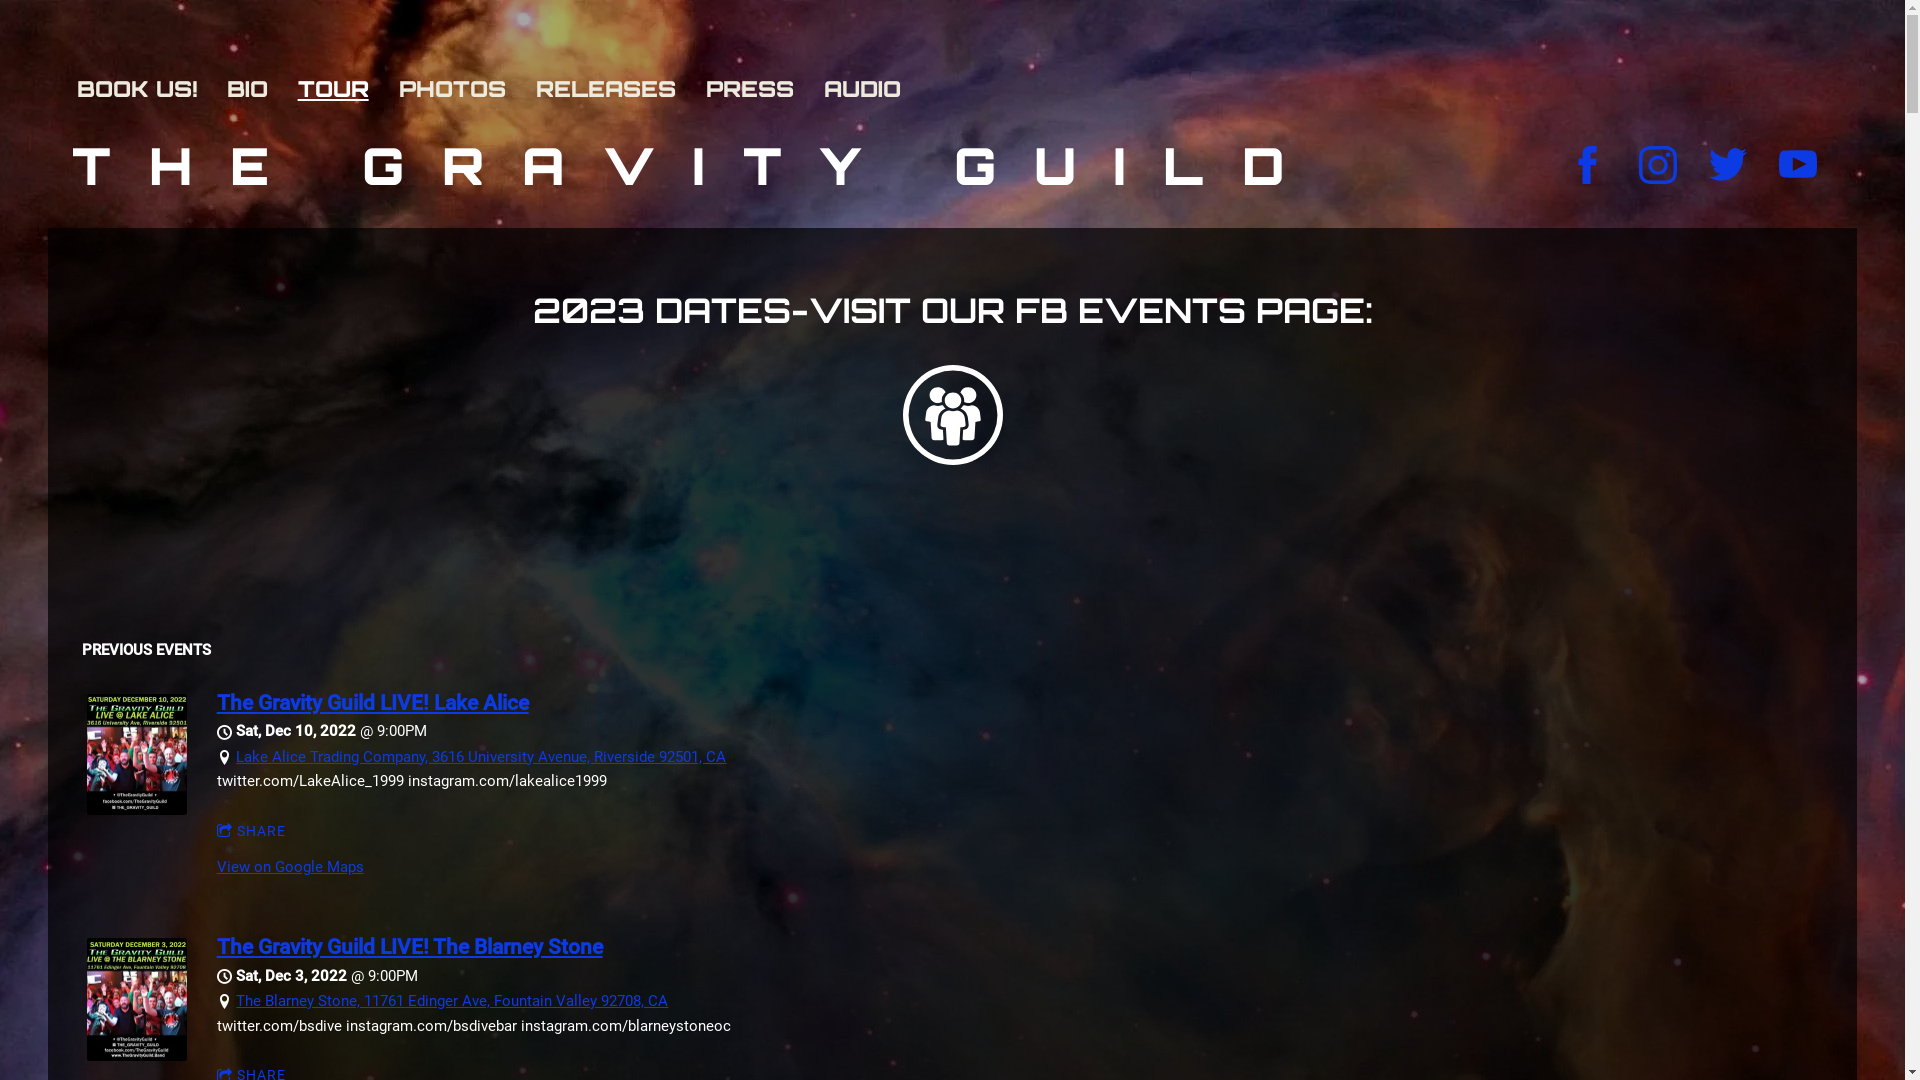  I want to click on 'https://www.facebook.com/thegravityguild', so click(1587, 164).